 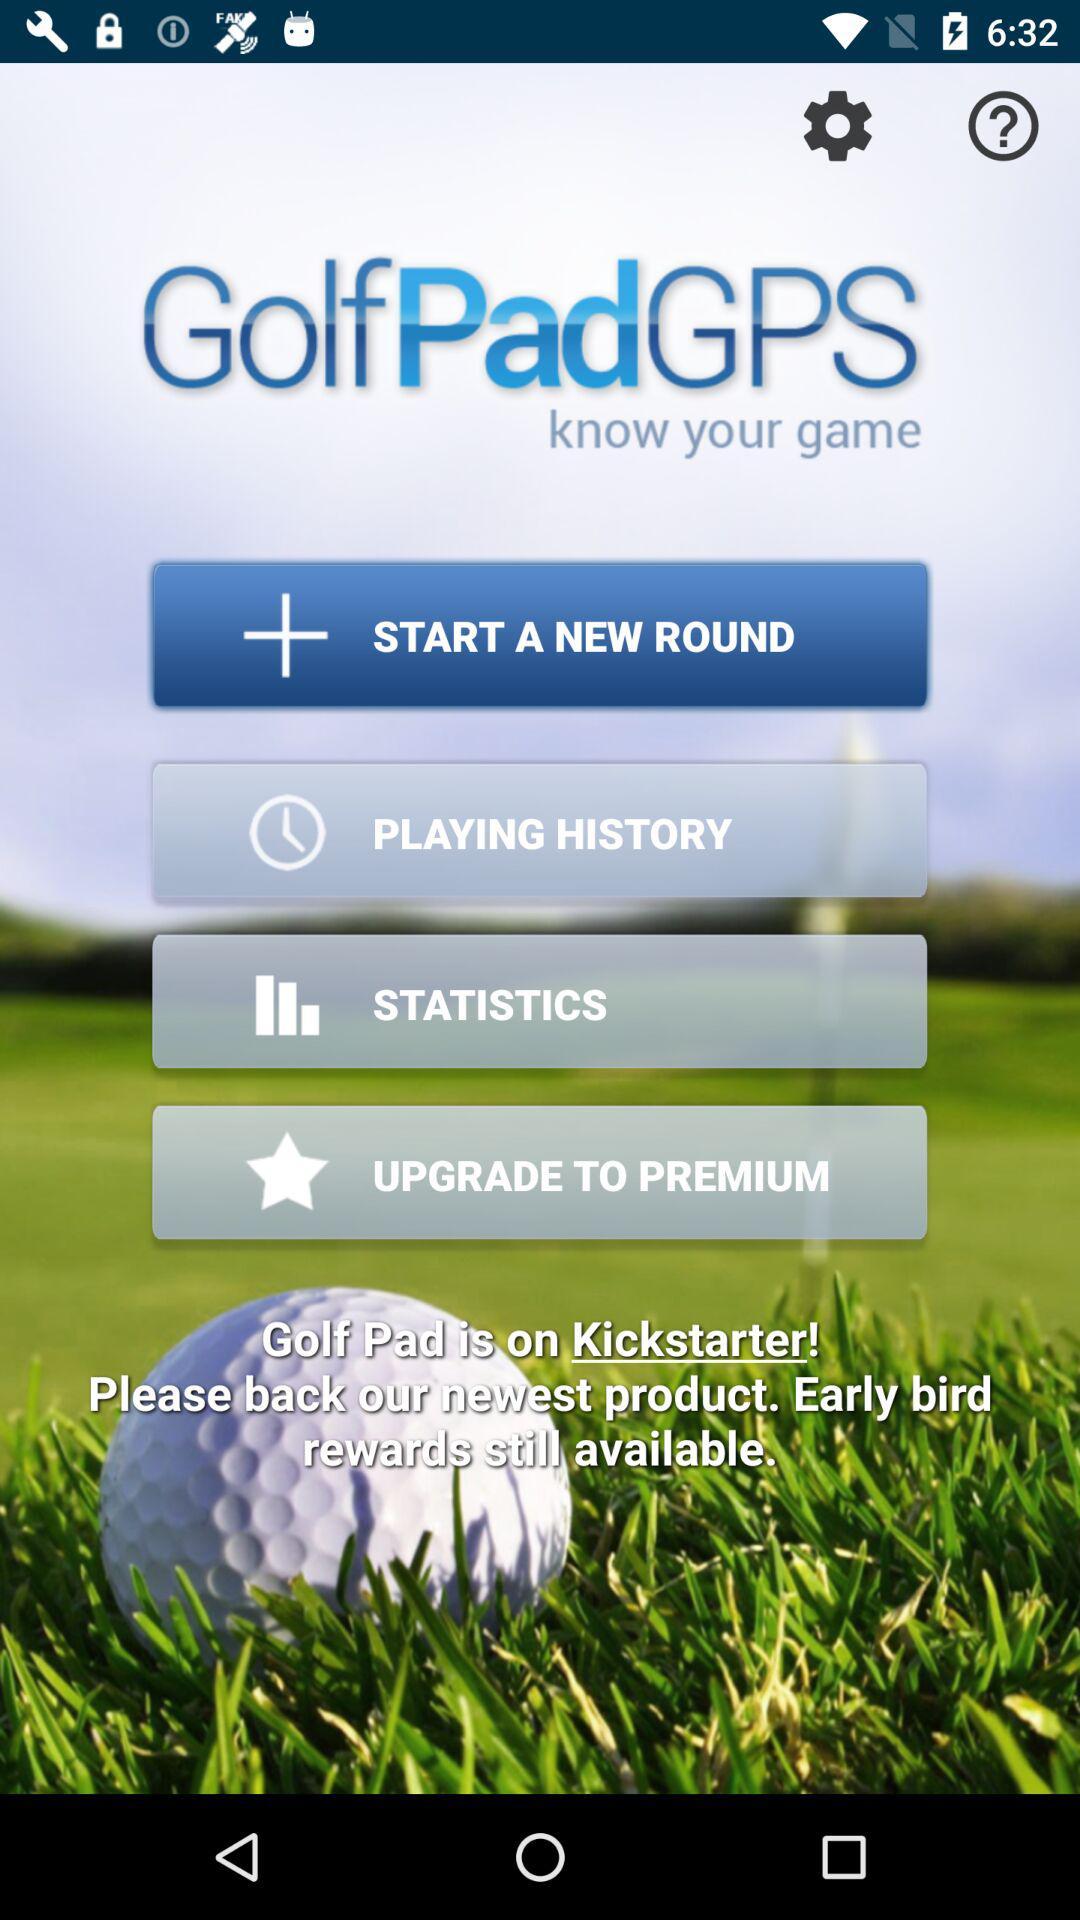 I want to click on search for help, so click(x=1003, y=124).